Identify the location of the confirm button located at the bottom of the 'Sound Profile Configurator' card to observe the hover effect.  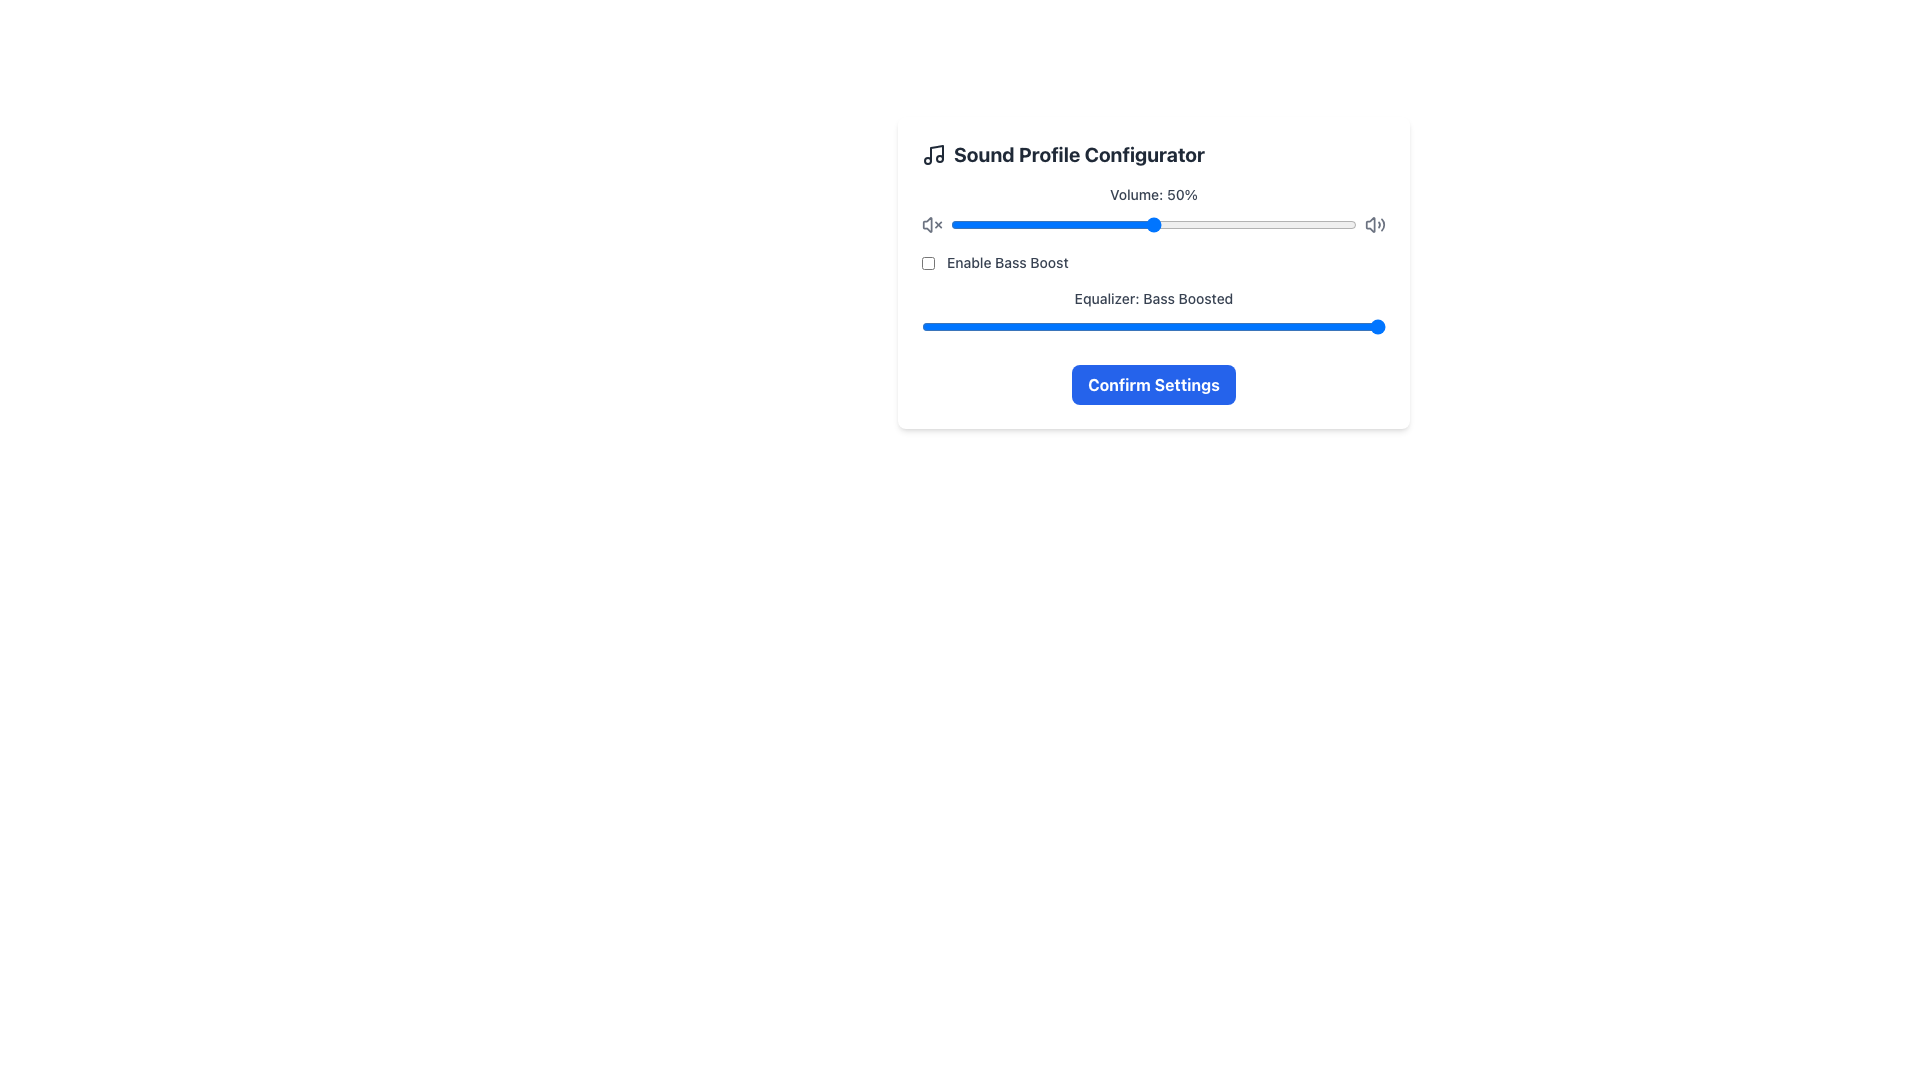
(1153, 385).